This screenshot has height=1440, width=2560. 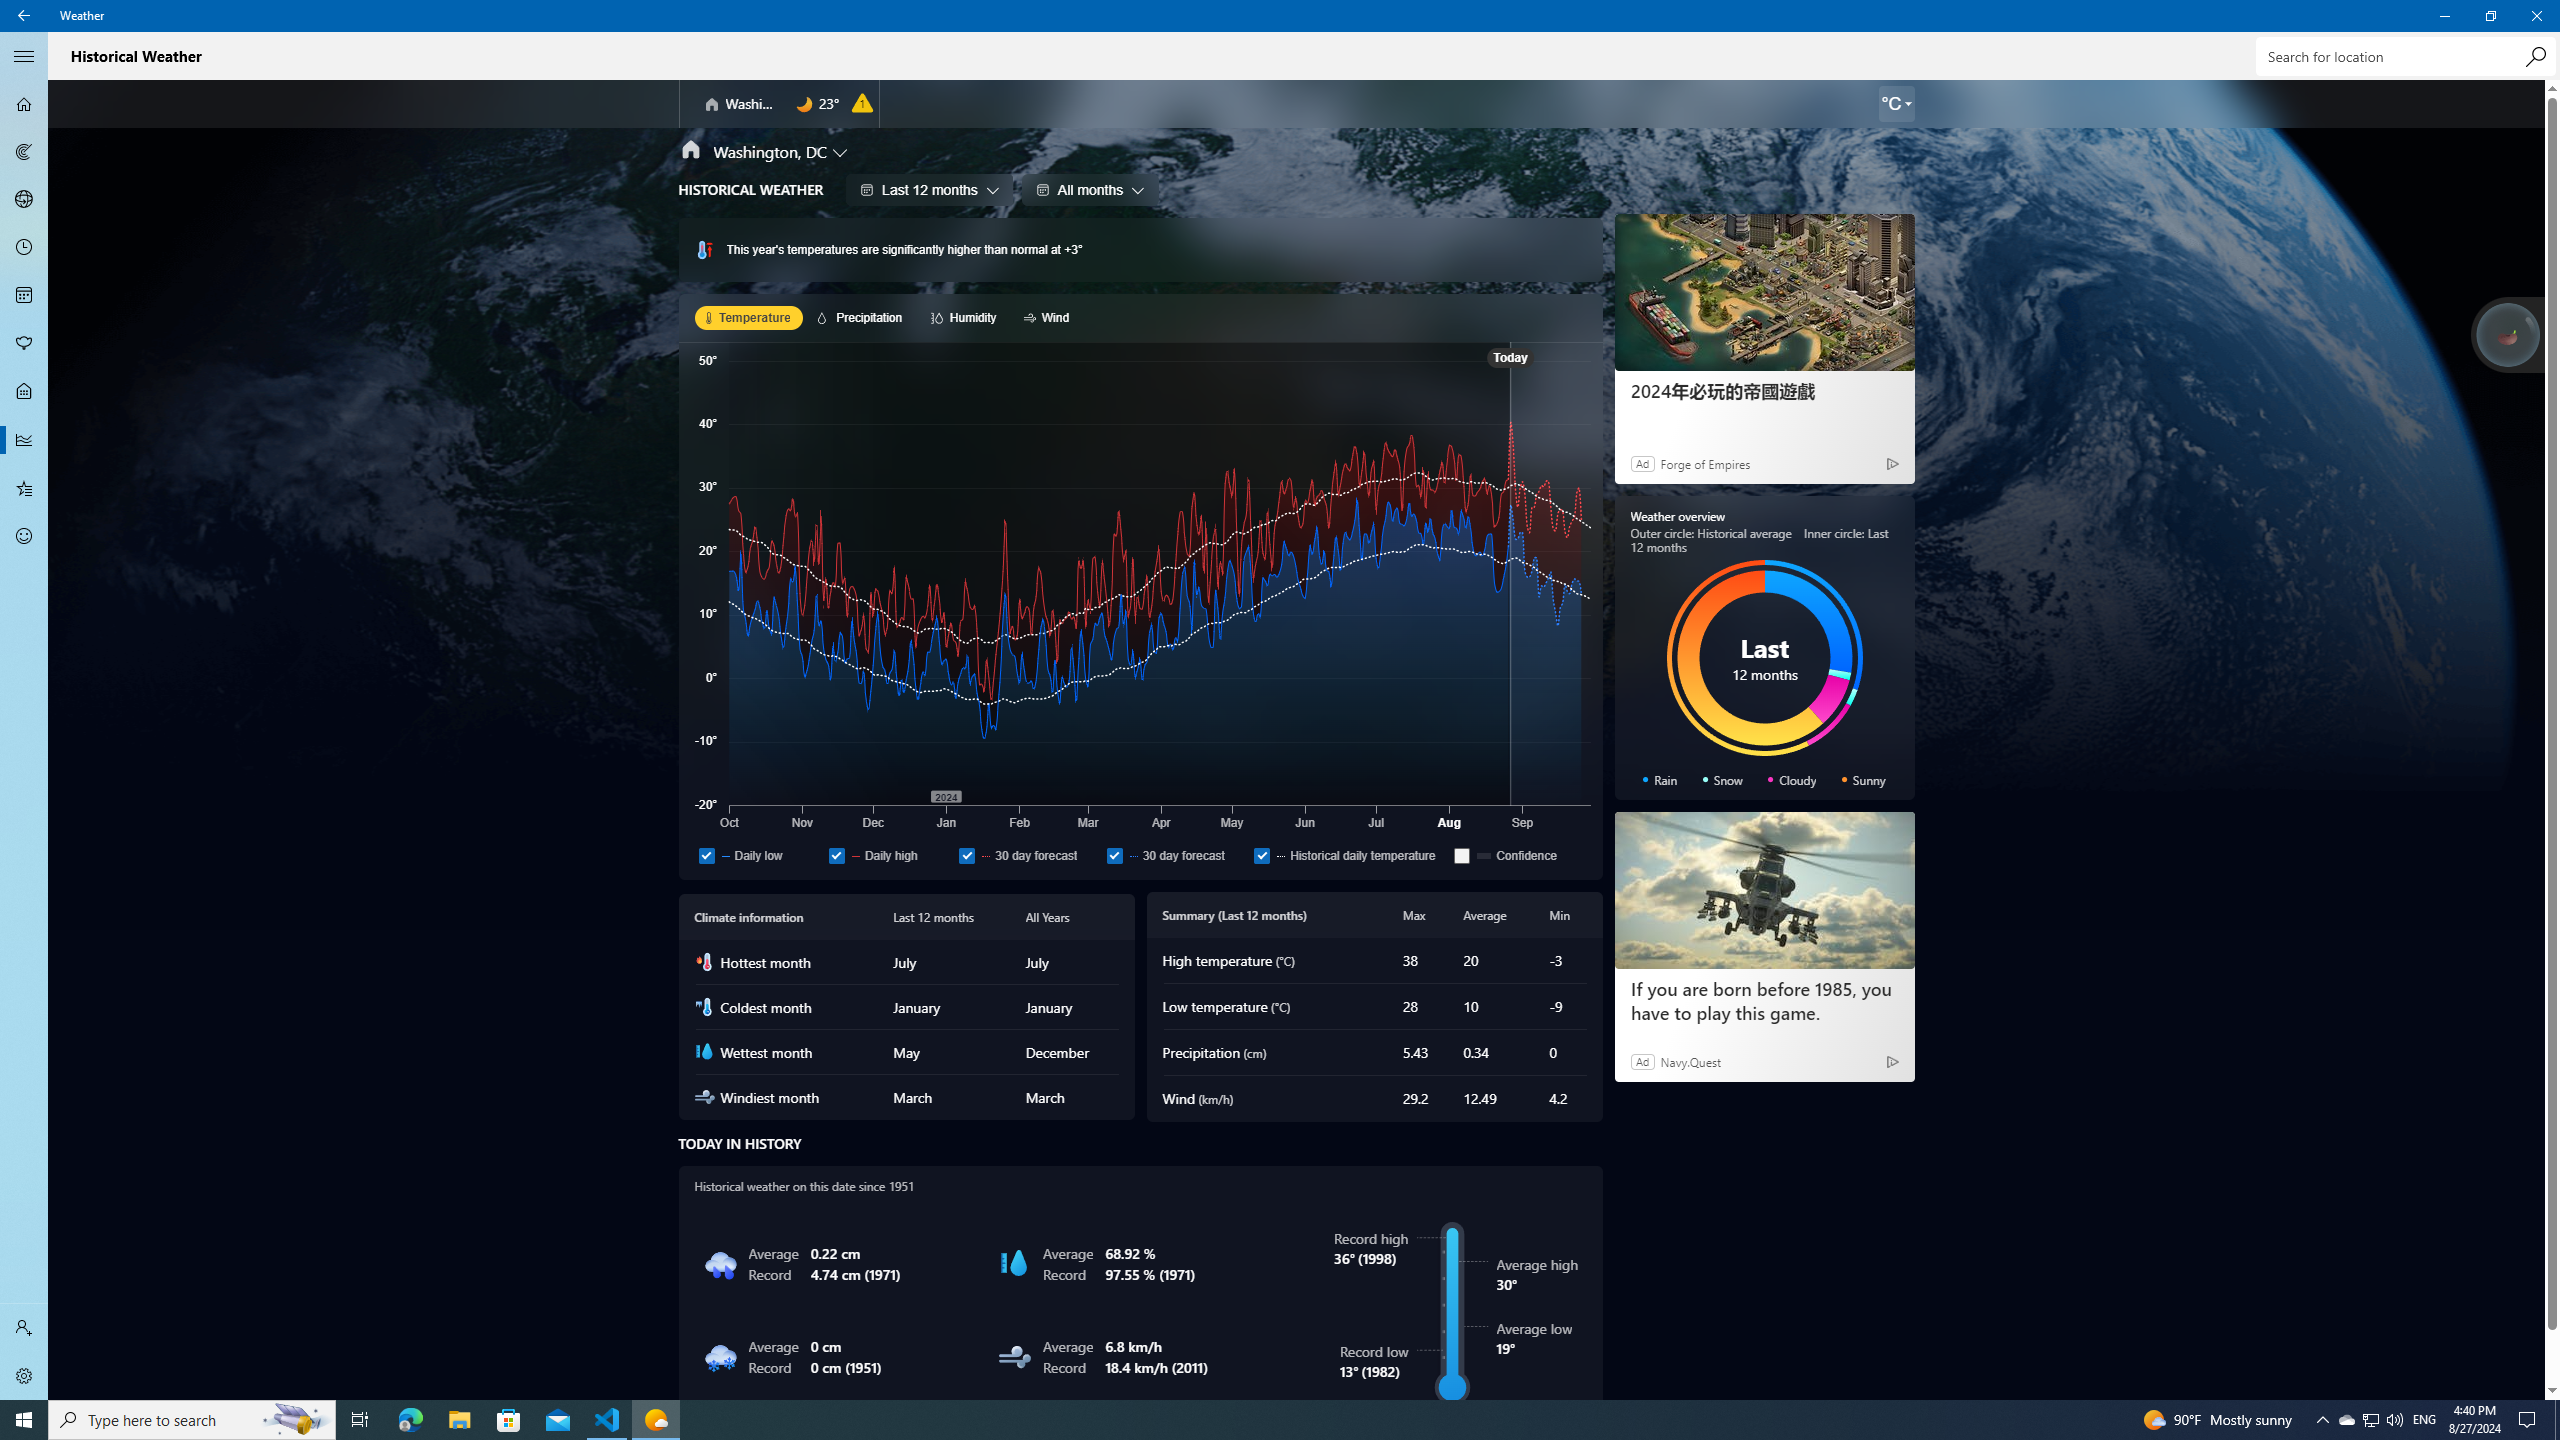 I want to click on 'Notification Chevron', so click(x=2323, y=1418).